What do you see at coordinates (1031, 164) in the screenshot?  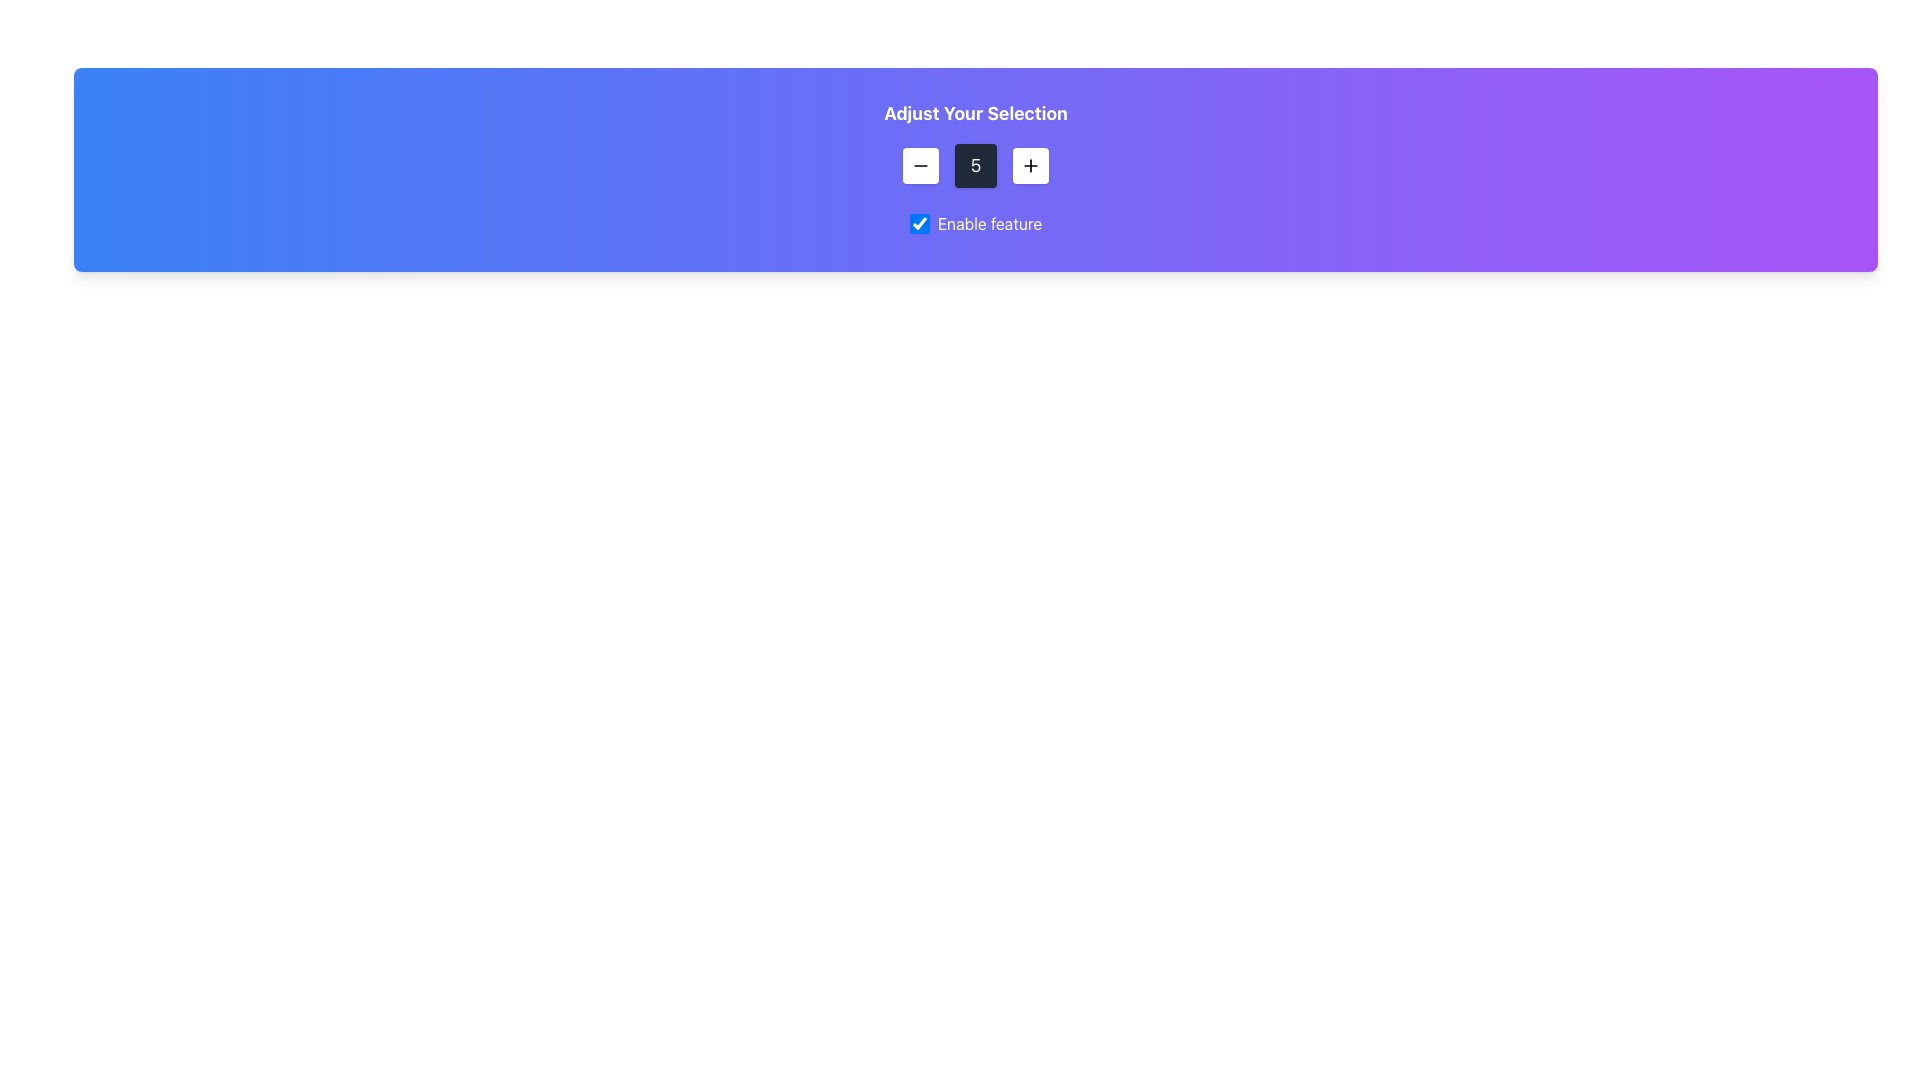 I see `the square button with a white background and a '+' icon` at bounding box center [1031, 164].